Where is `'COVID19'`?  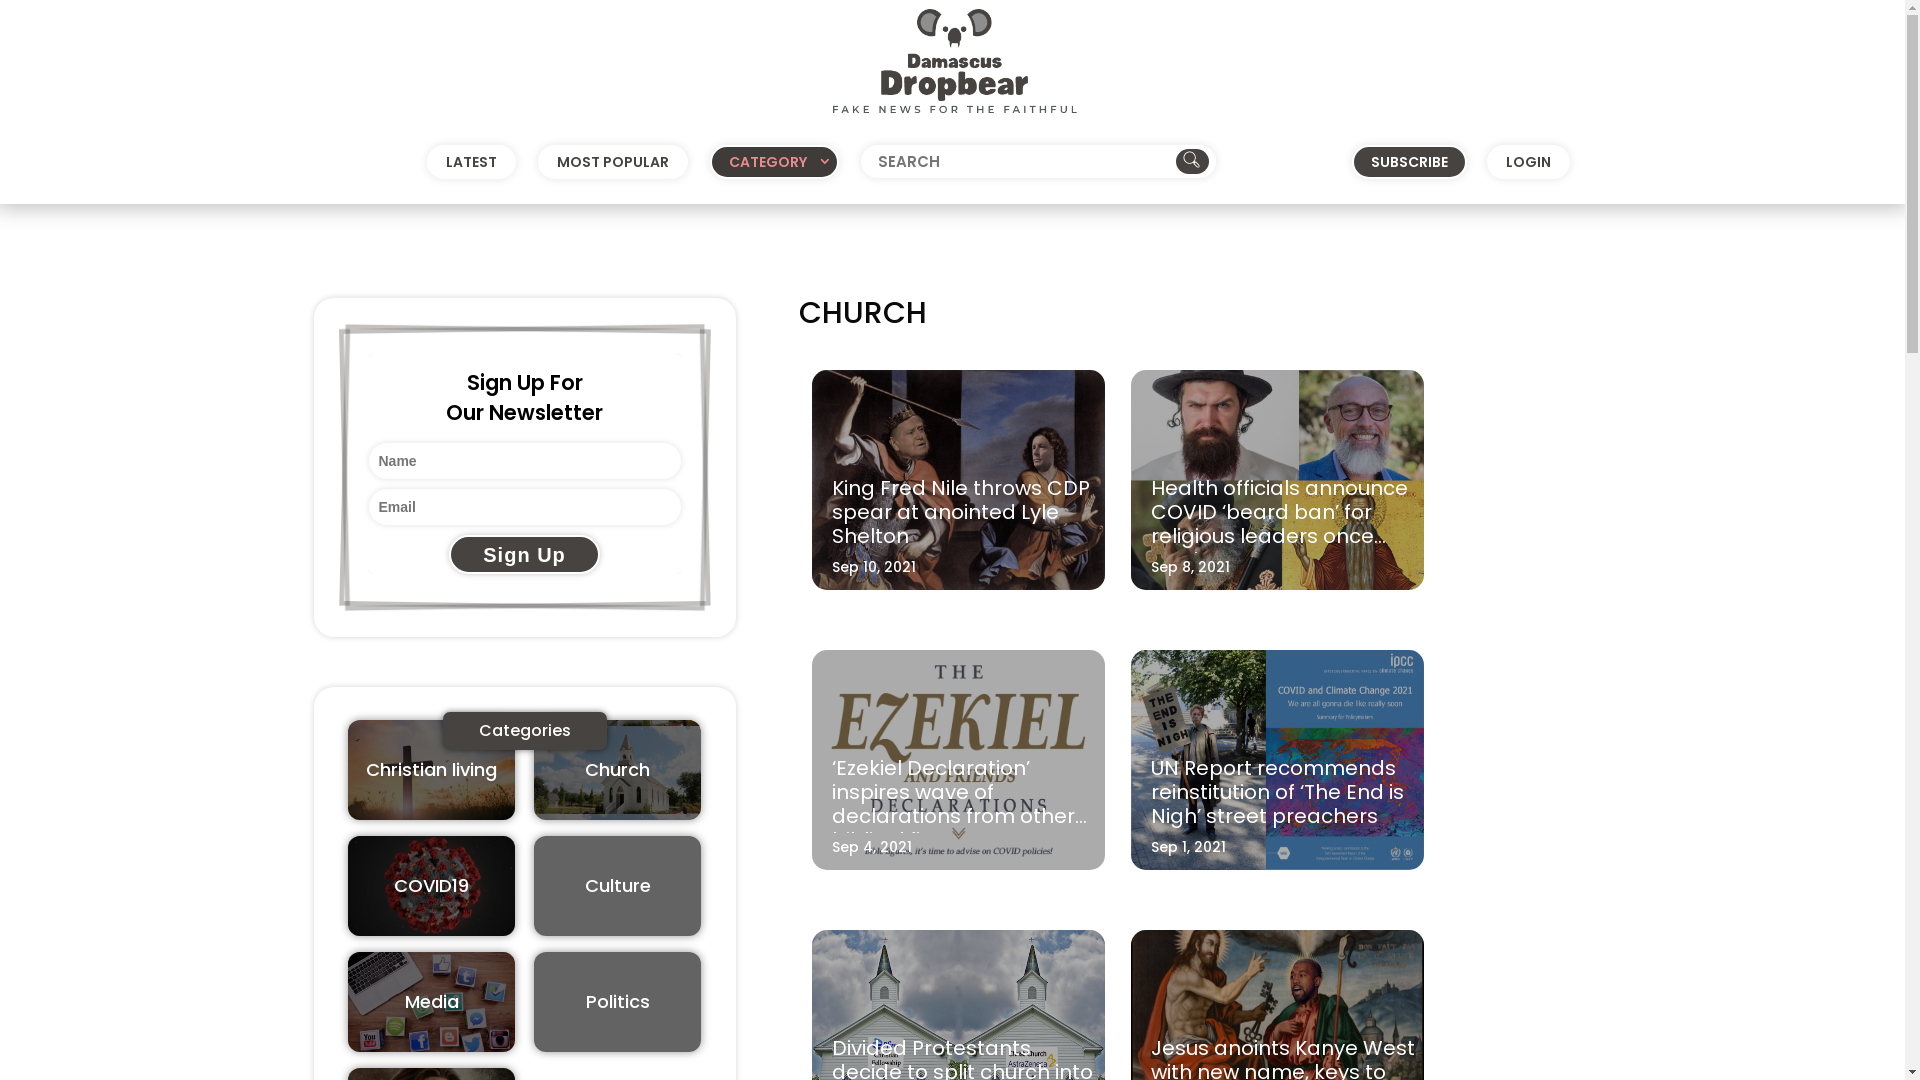
'COVID19' is located at coordinates (430, 885).